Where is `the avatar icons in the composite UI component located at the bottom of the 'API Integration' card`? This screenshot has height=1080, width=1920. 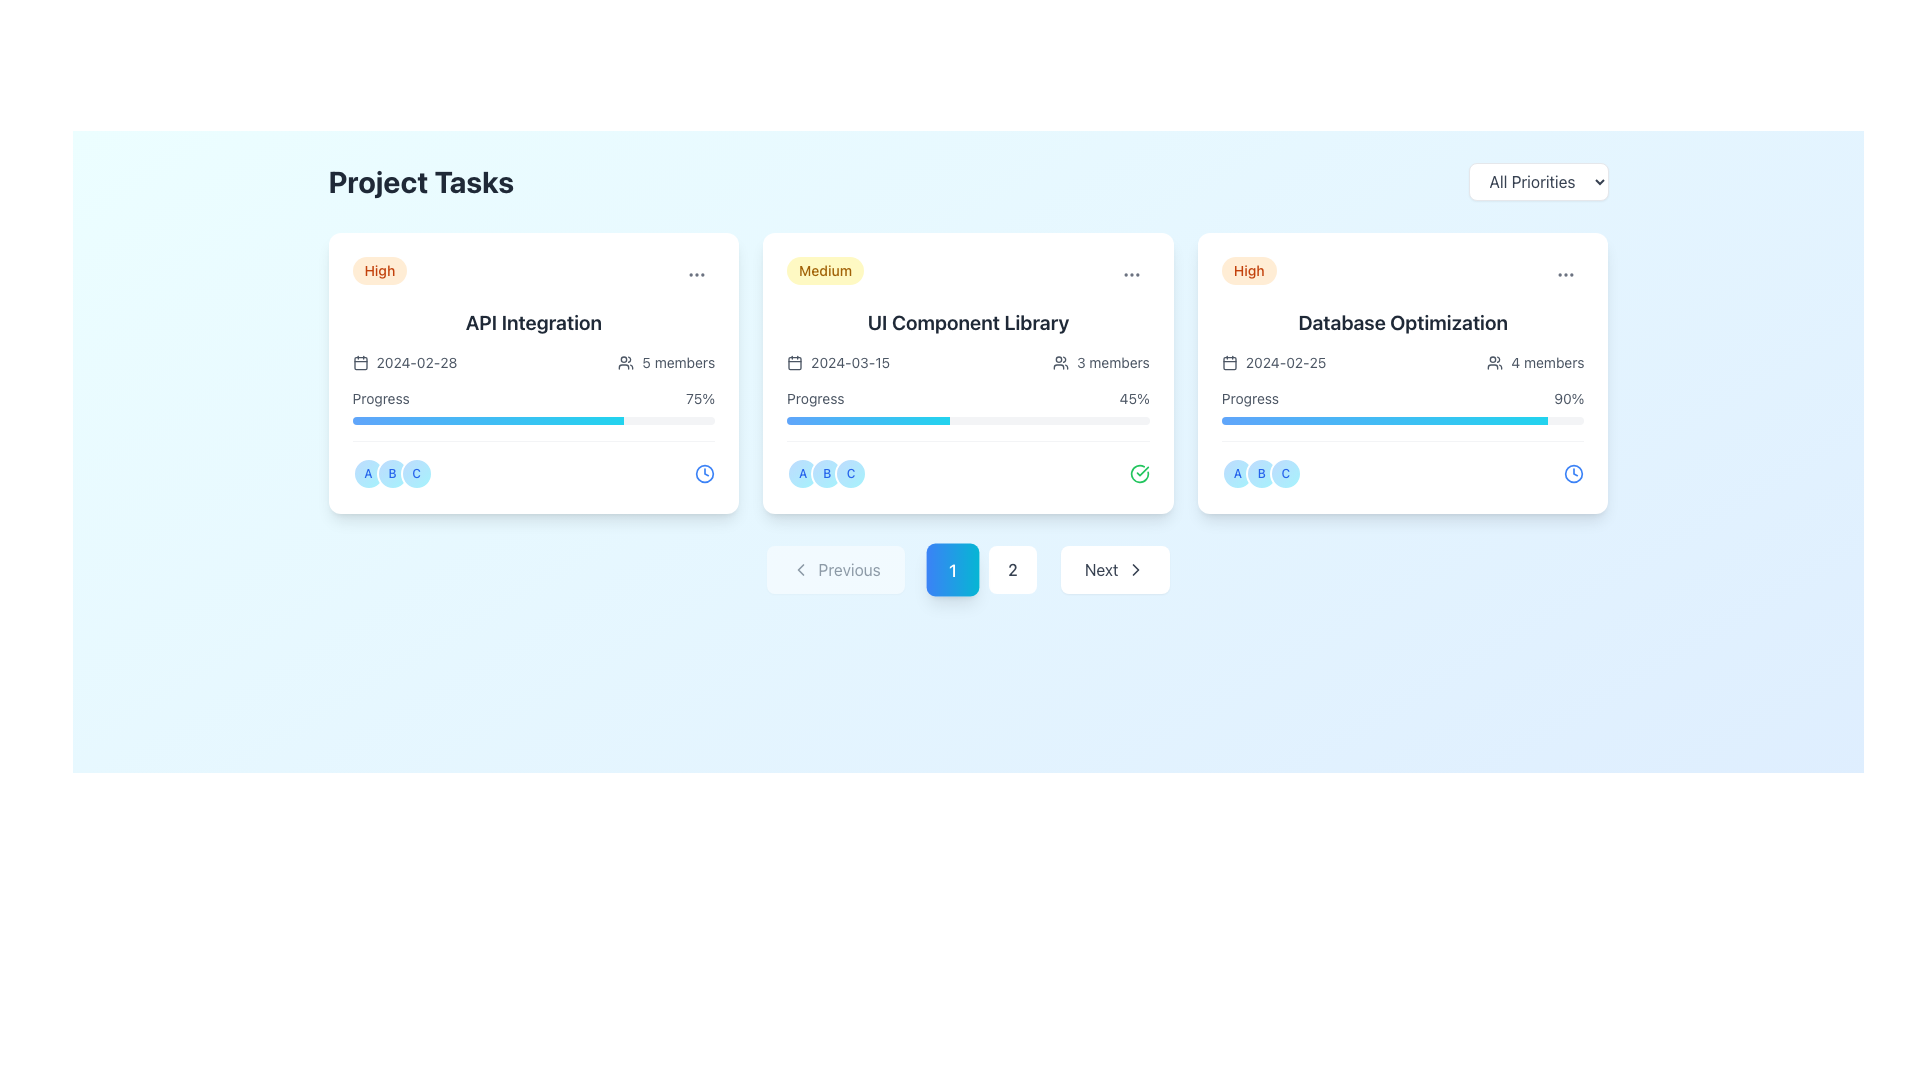 the avatar icons in the composite UI component located at the bottom of the 'API Integration' card is located at coordinates (533, 465).